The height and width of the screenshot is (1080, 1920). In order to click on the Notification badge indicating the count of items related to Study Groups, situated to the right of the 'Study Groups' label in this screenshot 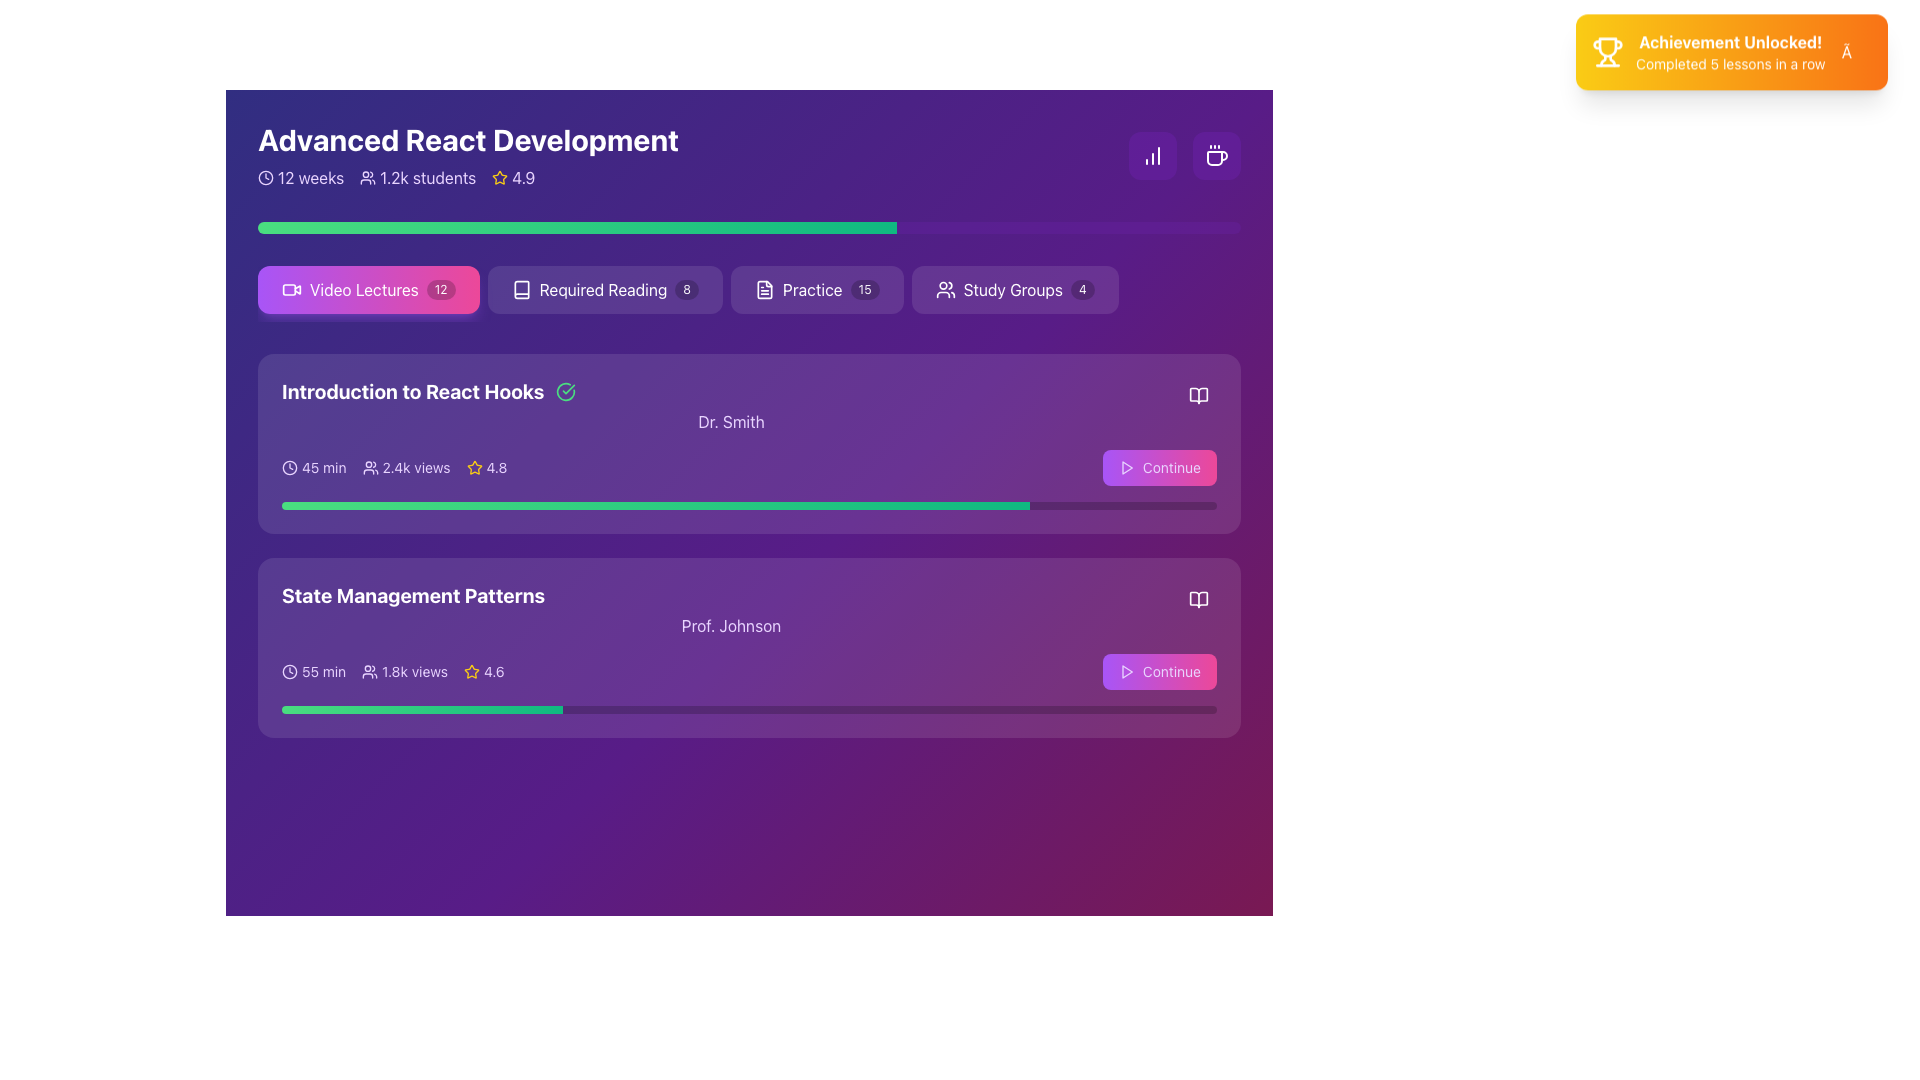, I will do `click(1081, 289)`.